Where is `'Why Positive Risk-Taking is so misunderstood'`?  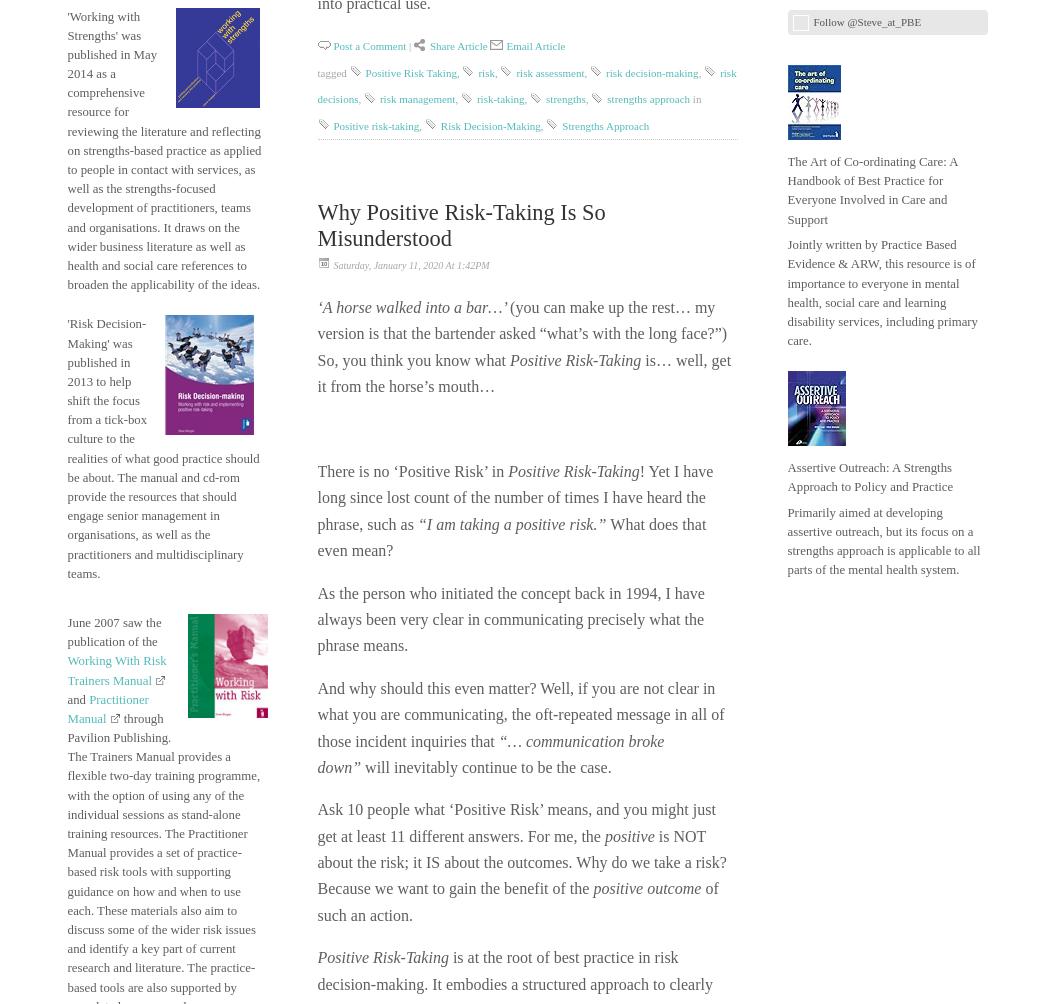 'Why Positive Risk-Taking is so misunderstood' is located at coordinates (316, 223).